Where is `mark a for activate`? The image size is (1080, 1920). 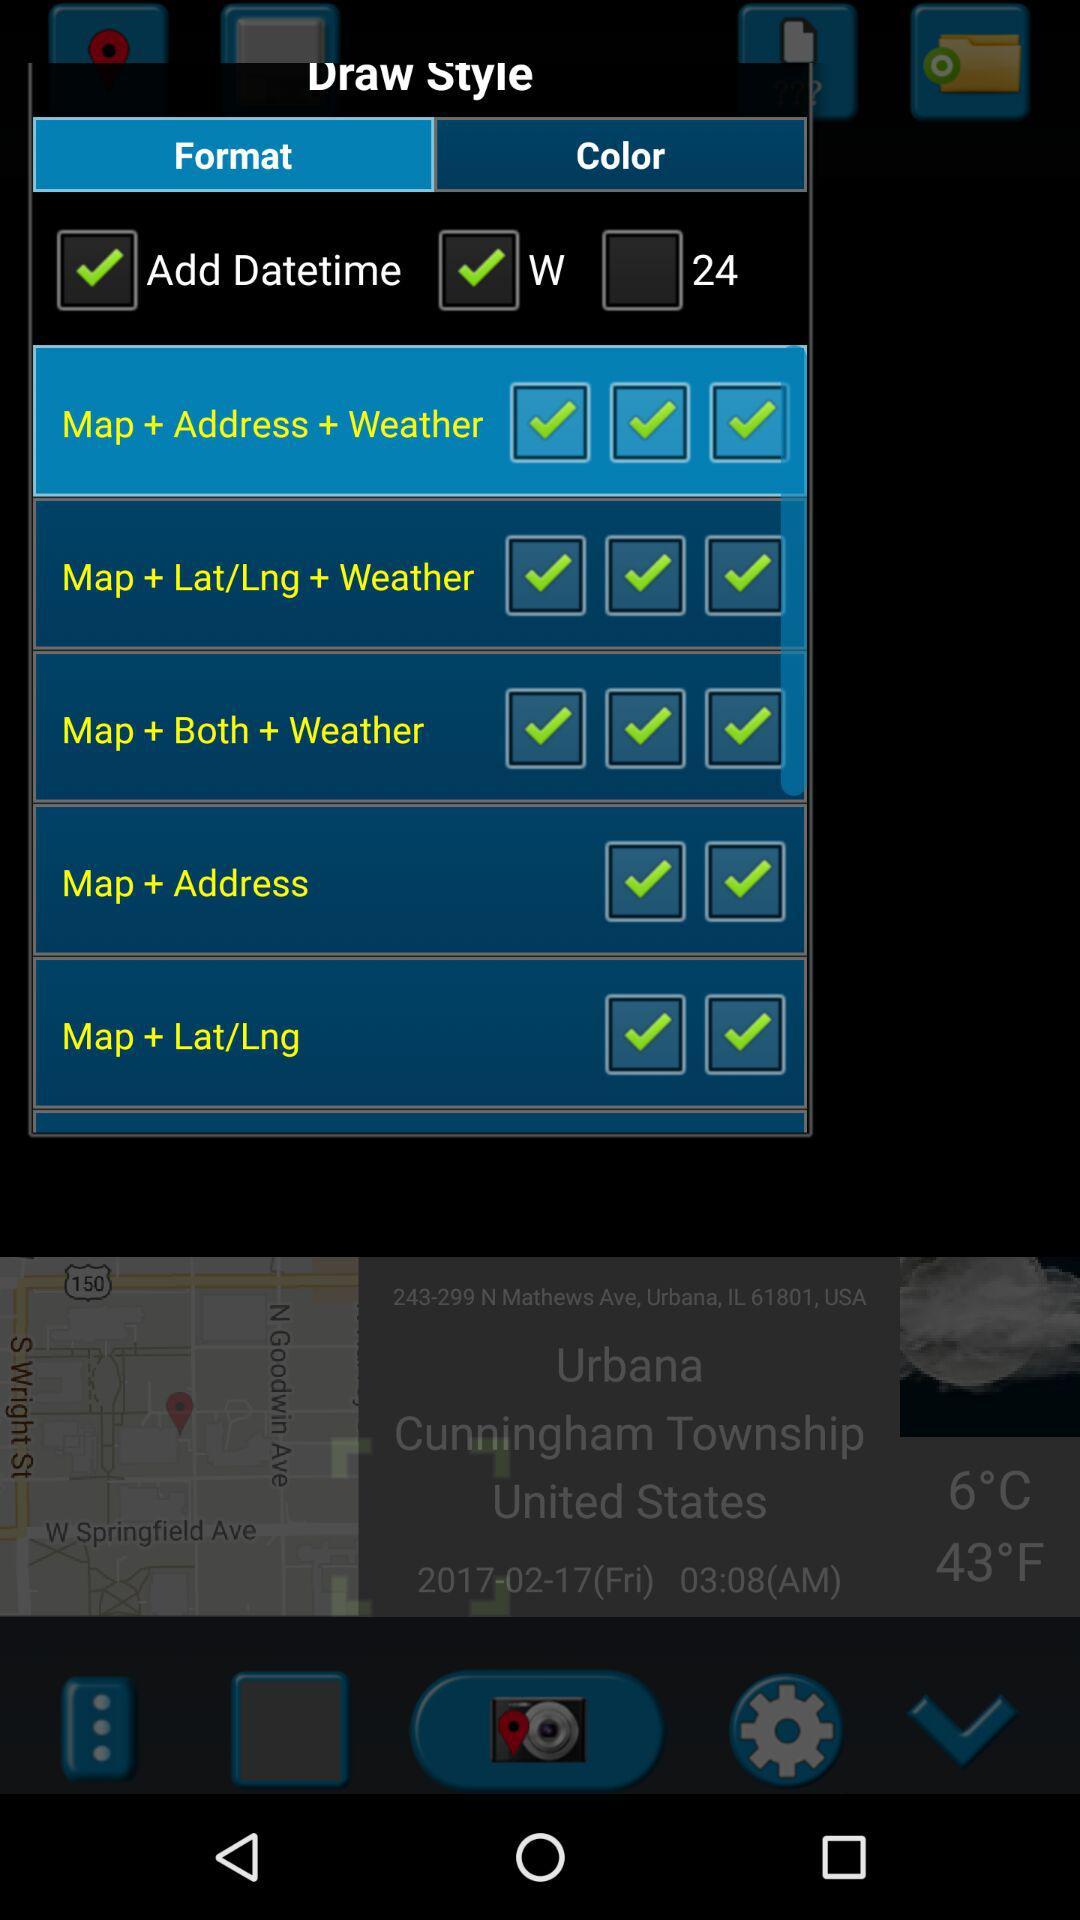
mark a for activate is located at coordinates (549, 419).